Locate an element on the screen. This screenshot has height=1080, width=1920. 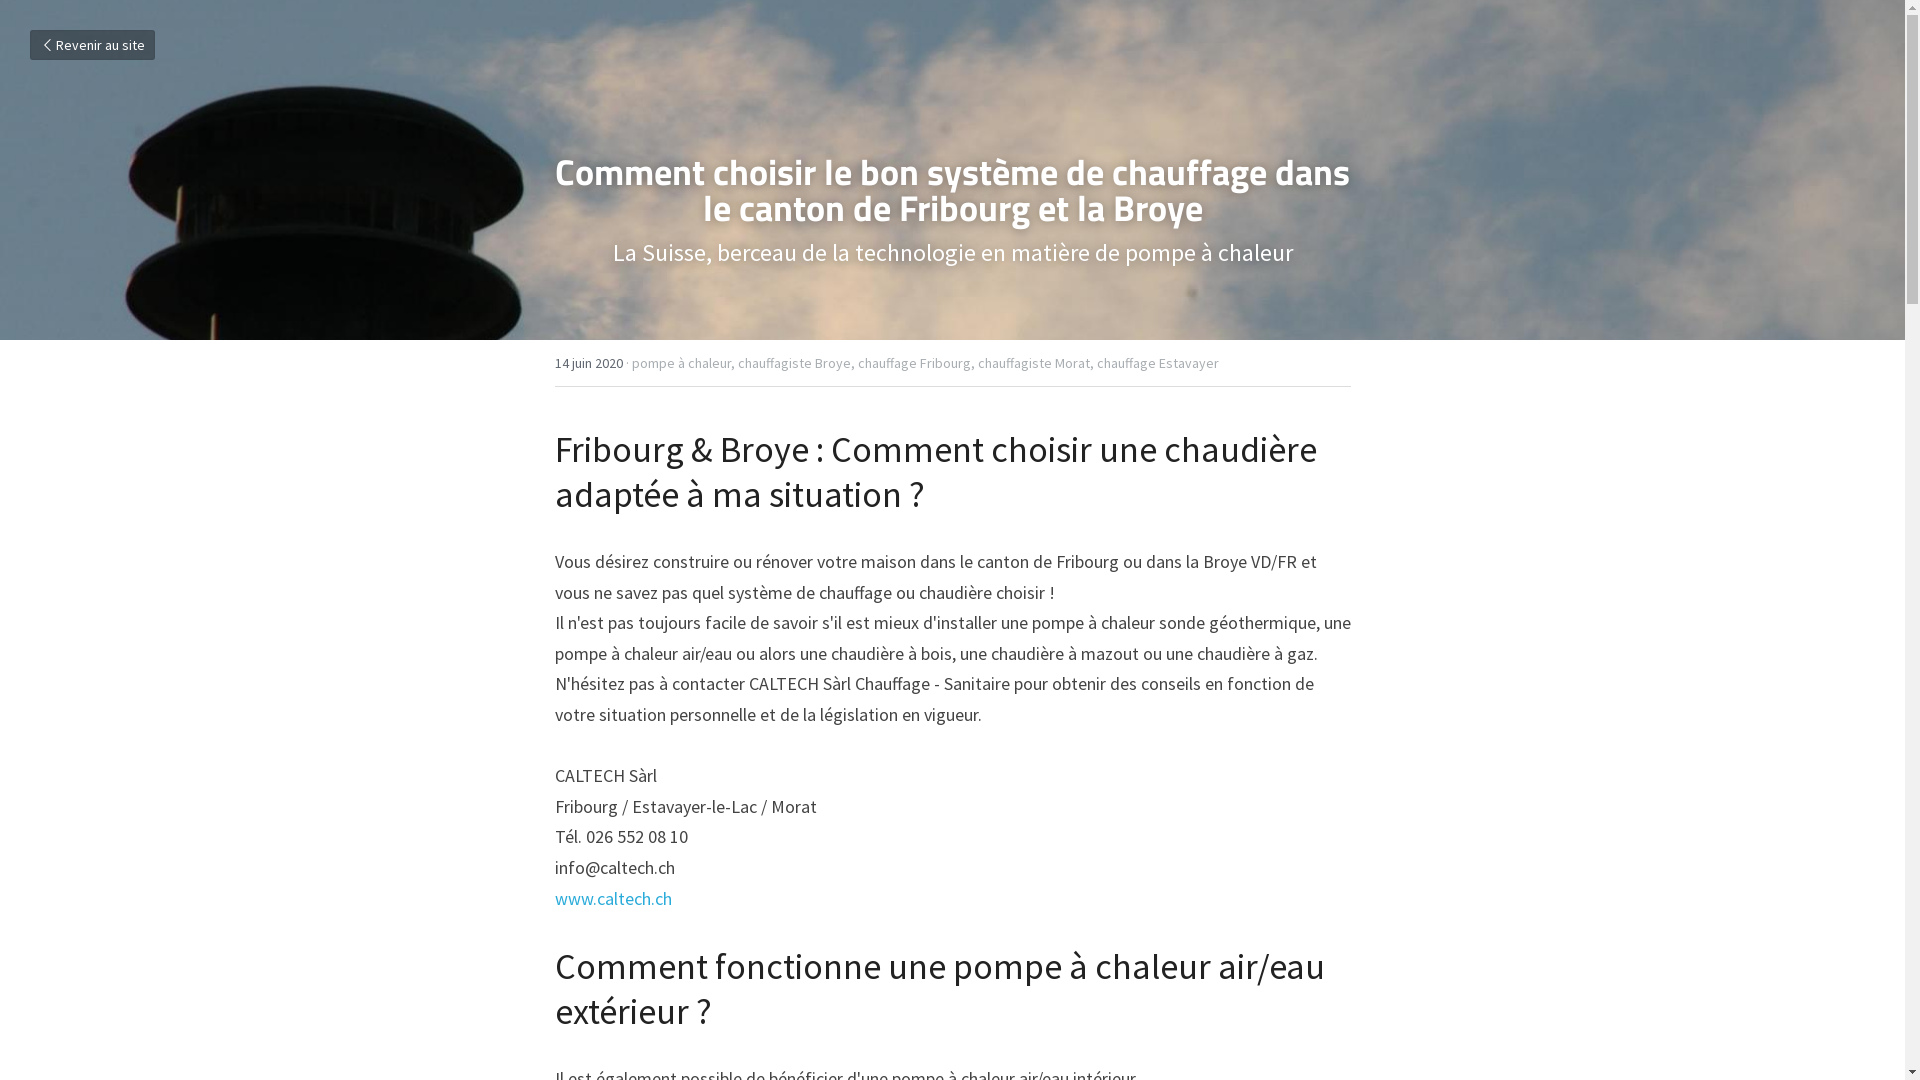
'www.caltech.ch' is located at coordinates (611, 897).